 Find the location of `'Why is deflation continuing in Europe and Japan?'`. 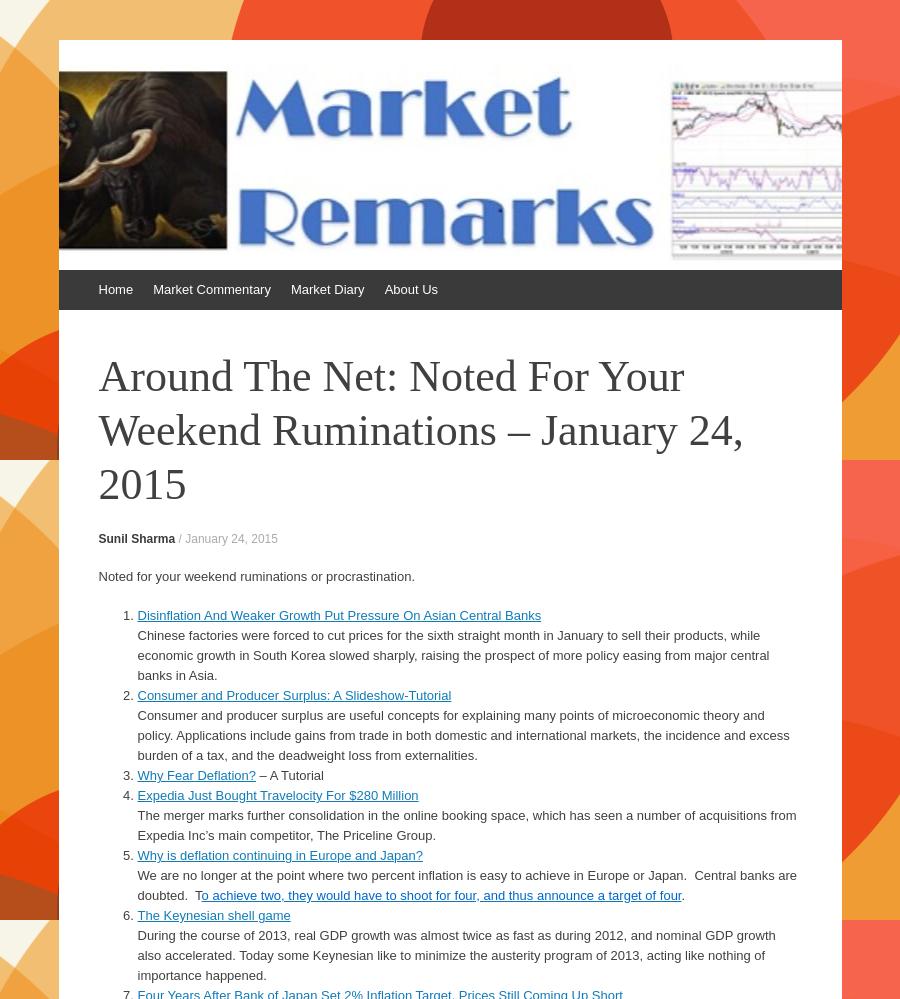

'Why is deflation continuing in Europe and Japan?' is located at coordinates (278, 854).